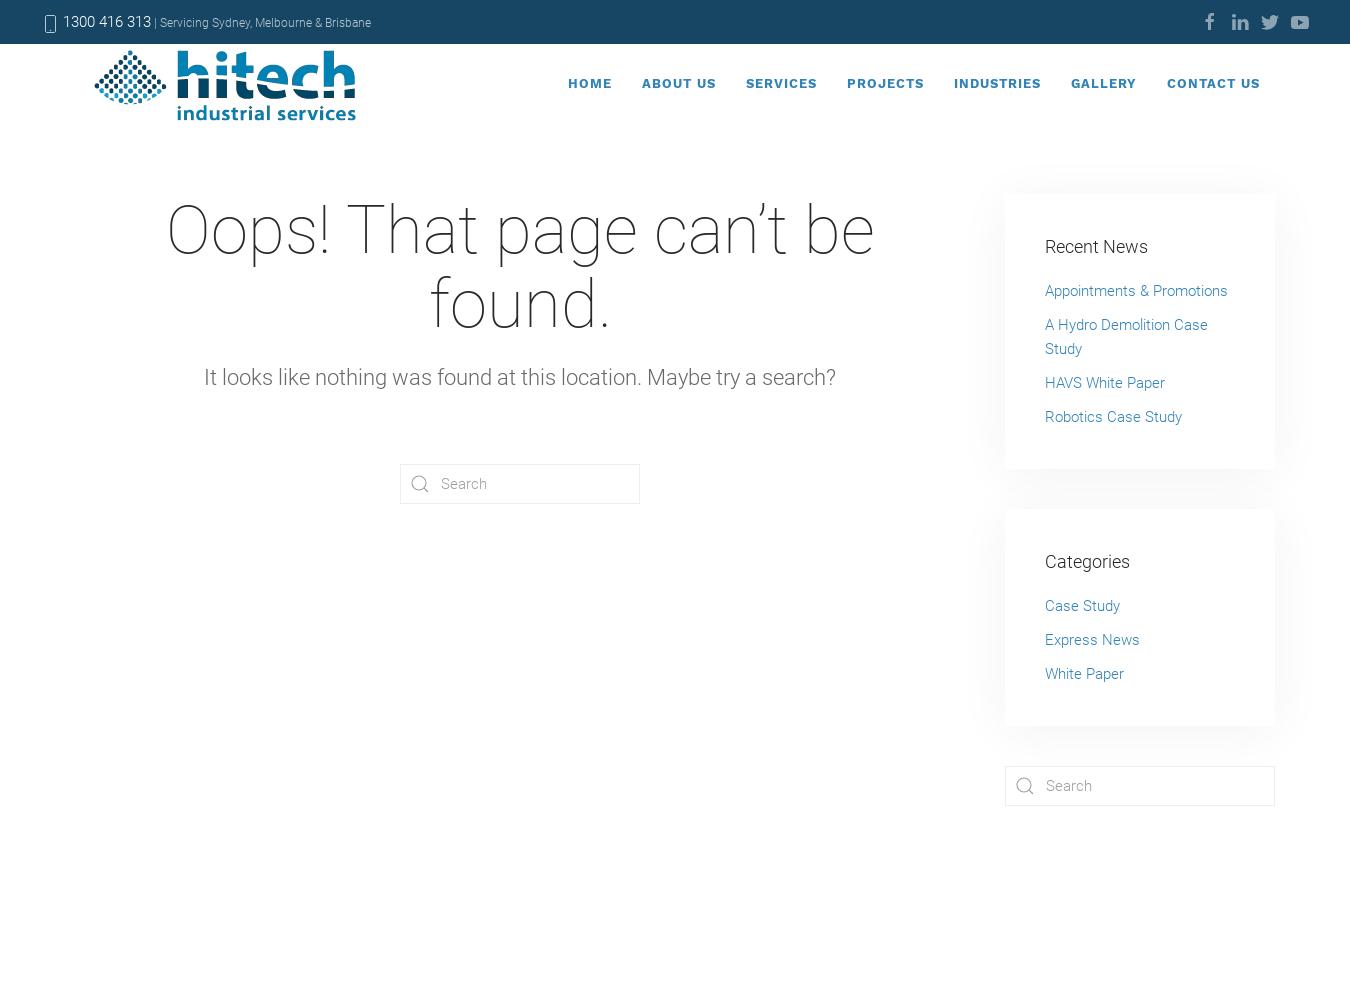  I want to click on '| Servicing Sydney, Melbourne & Brisbane', so click(259, 23).